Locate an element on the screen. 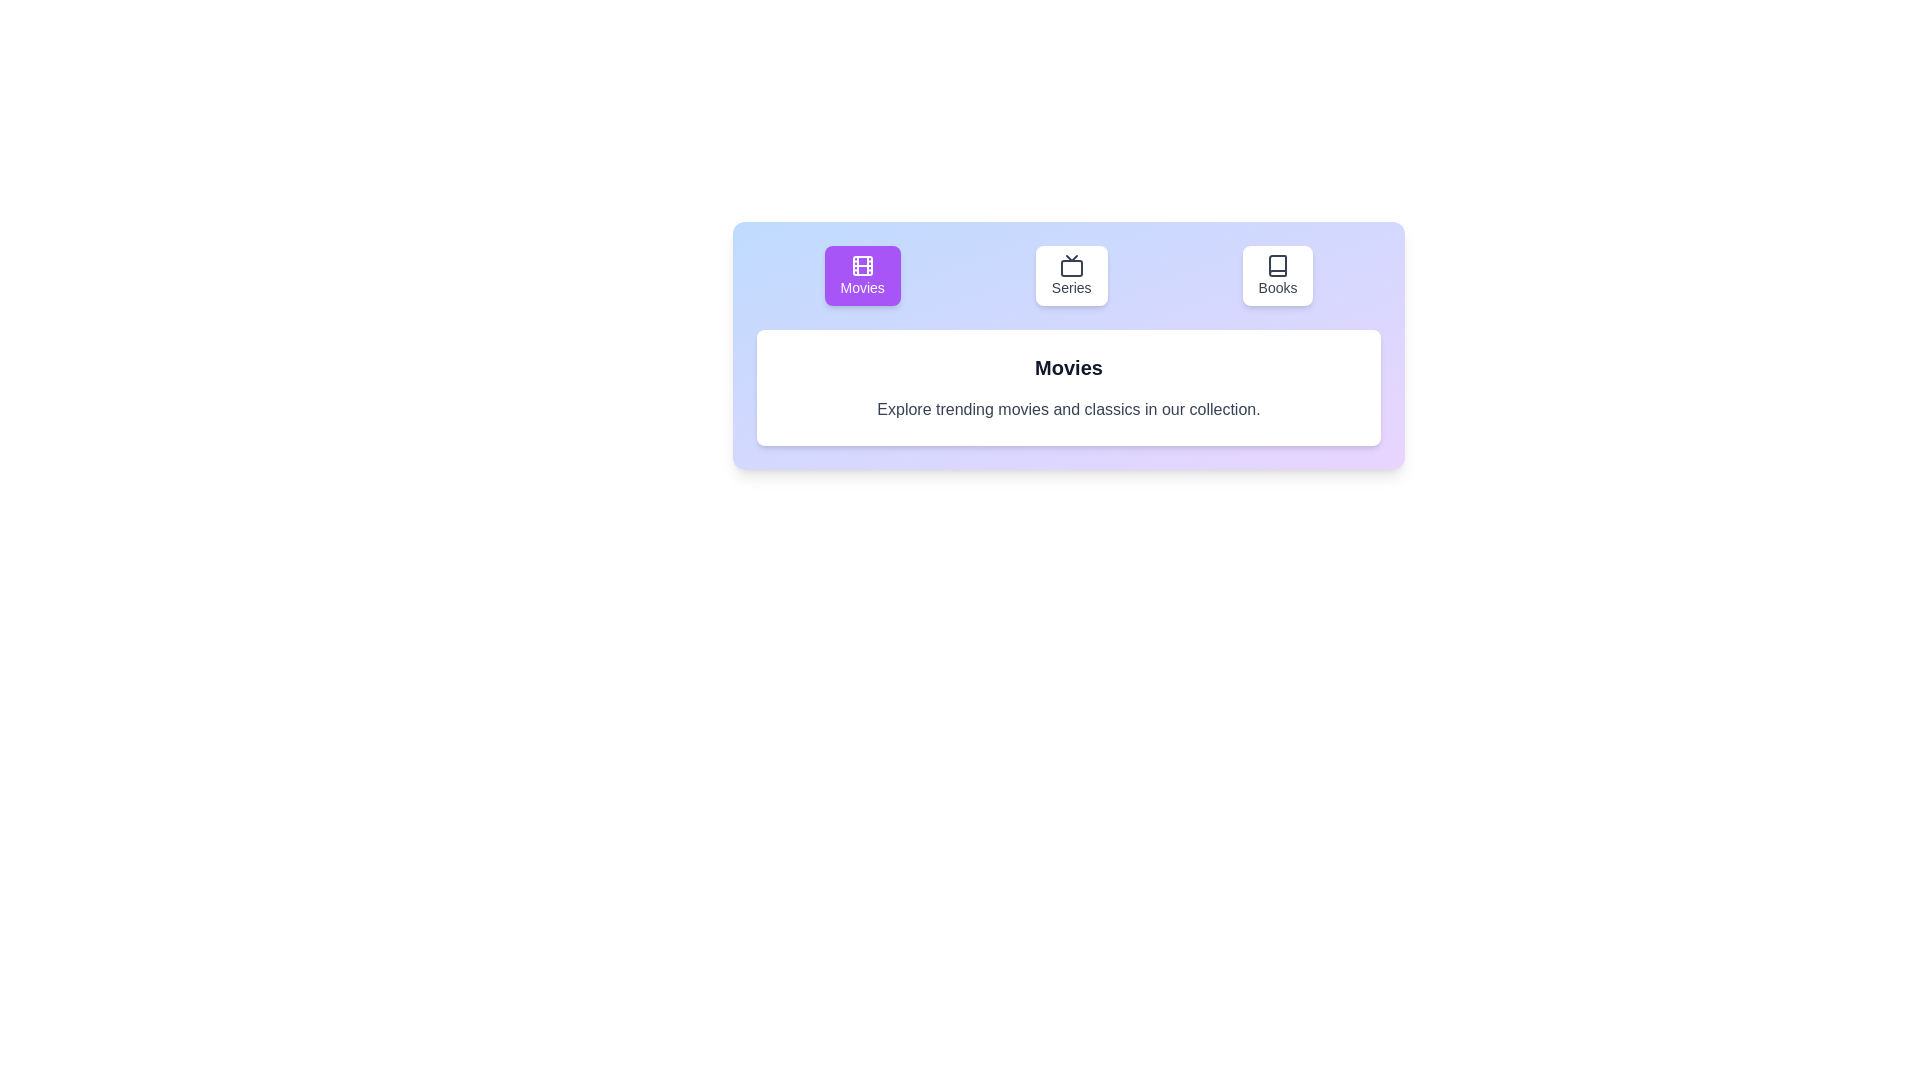 This screenshot has width=1920, height=1080. the Series tab by clicking on its button is located at coordinates (1070, 276).